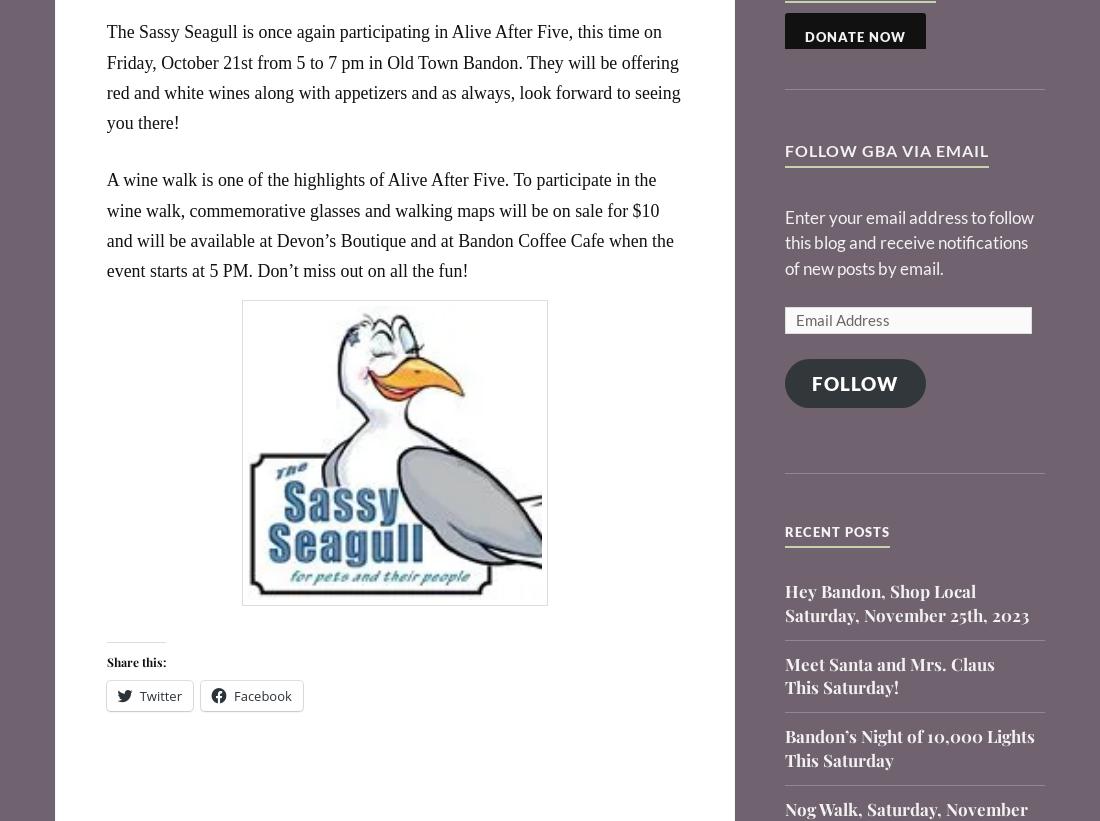 The image size is (1100, 821). I want to click on 'Bandon’s Night of 10,000 Lights This Saturday', so click(783, 746).